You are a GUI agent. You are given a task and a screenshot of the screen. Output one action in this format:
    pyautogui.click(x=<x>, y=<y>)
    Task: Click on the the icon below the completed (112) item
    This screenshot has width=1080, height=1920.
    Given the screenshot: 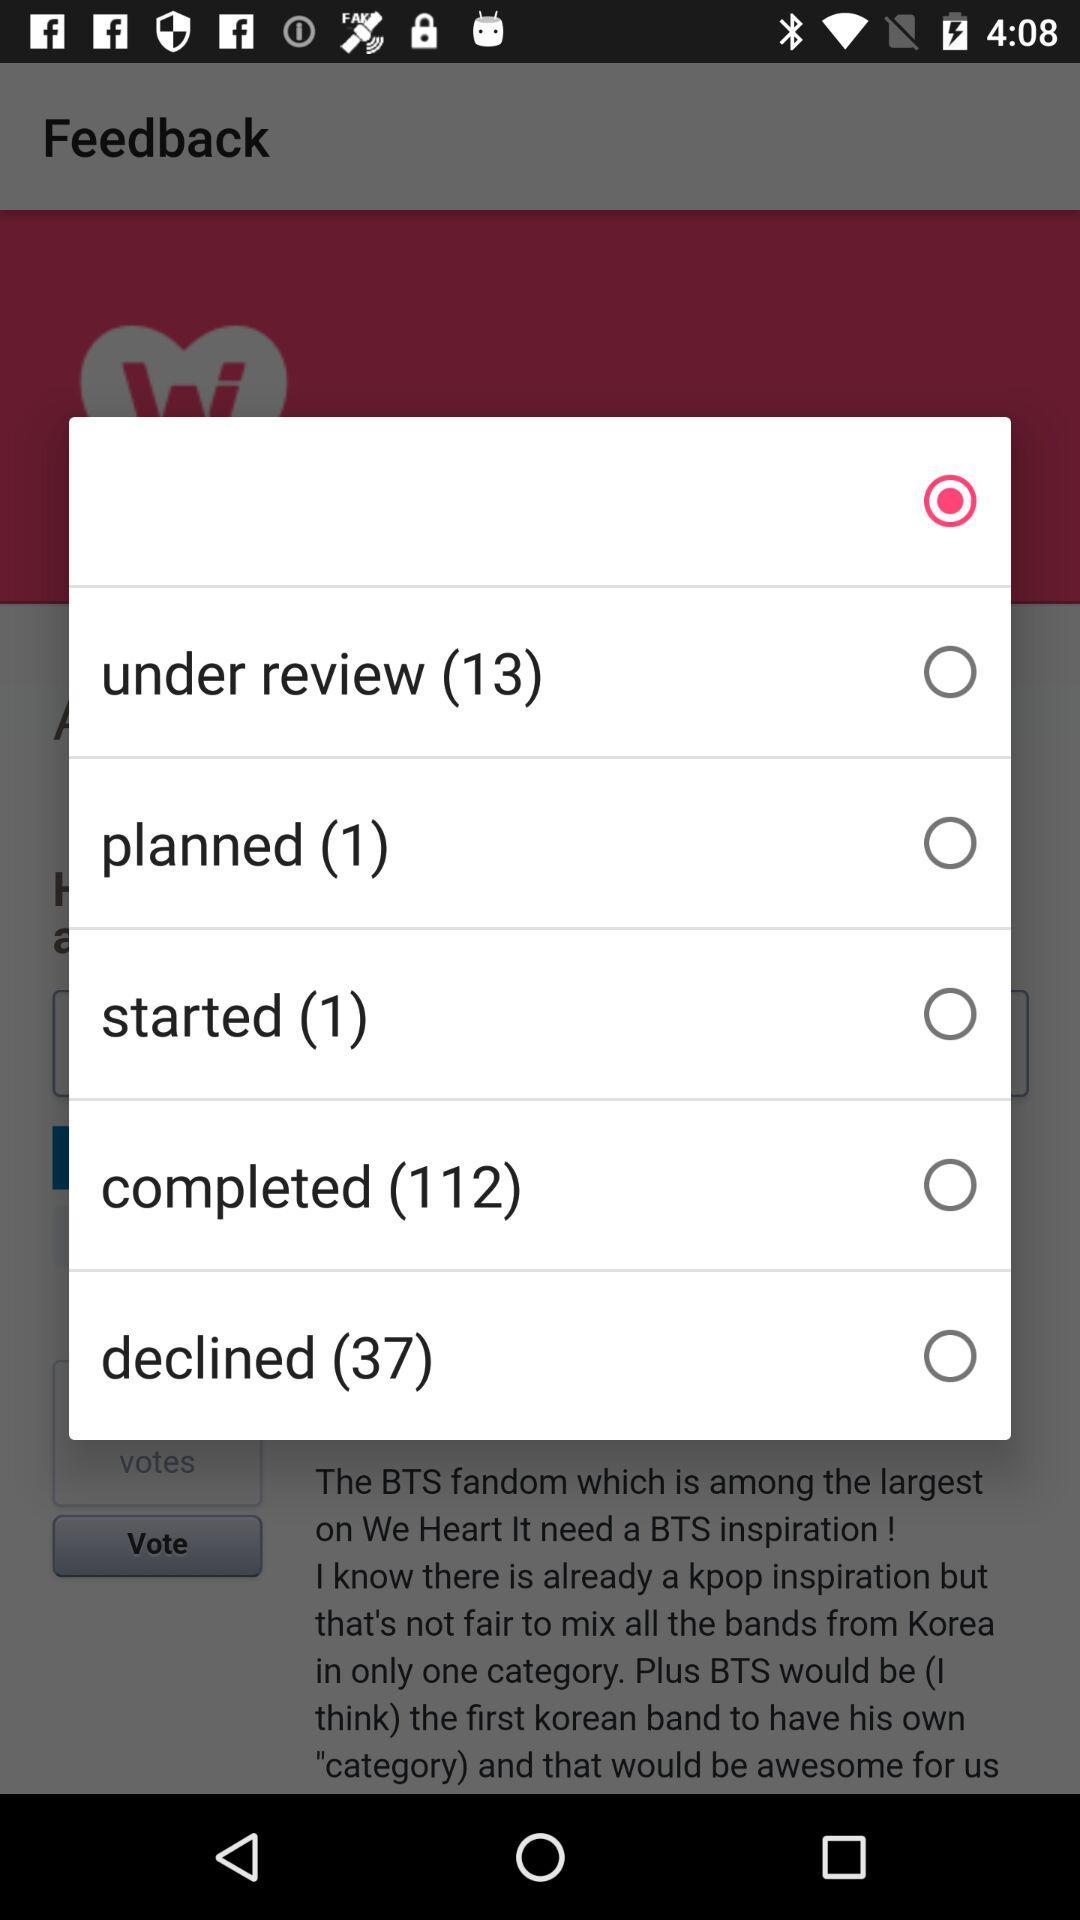 What is the action you would take?
    pyautogui.click(x=540, y=1356)
    